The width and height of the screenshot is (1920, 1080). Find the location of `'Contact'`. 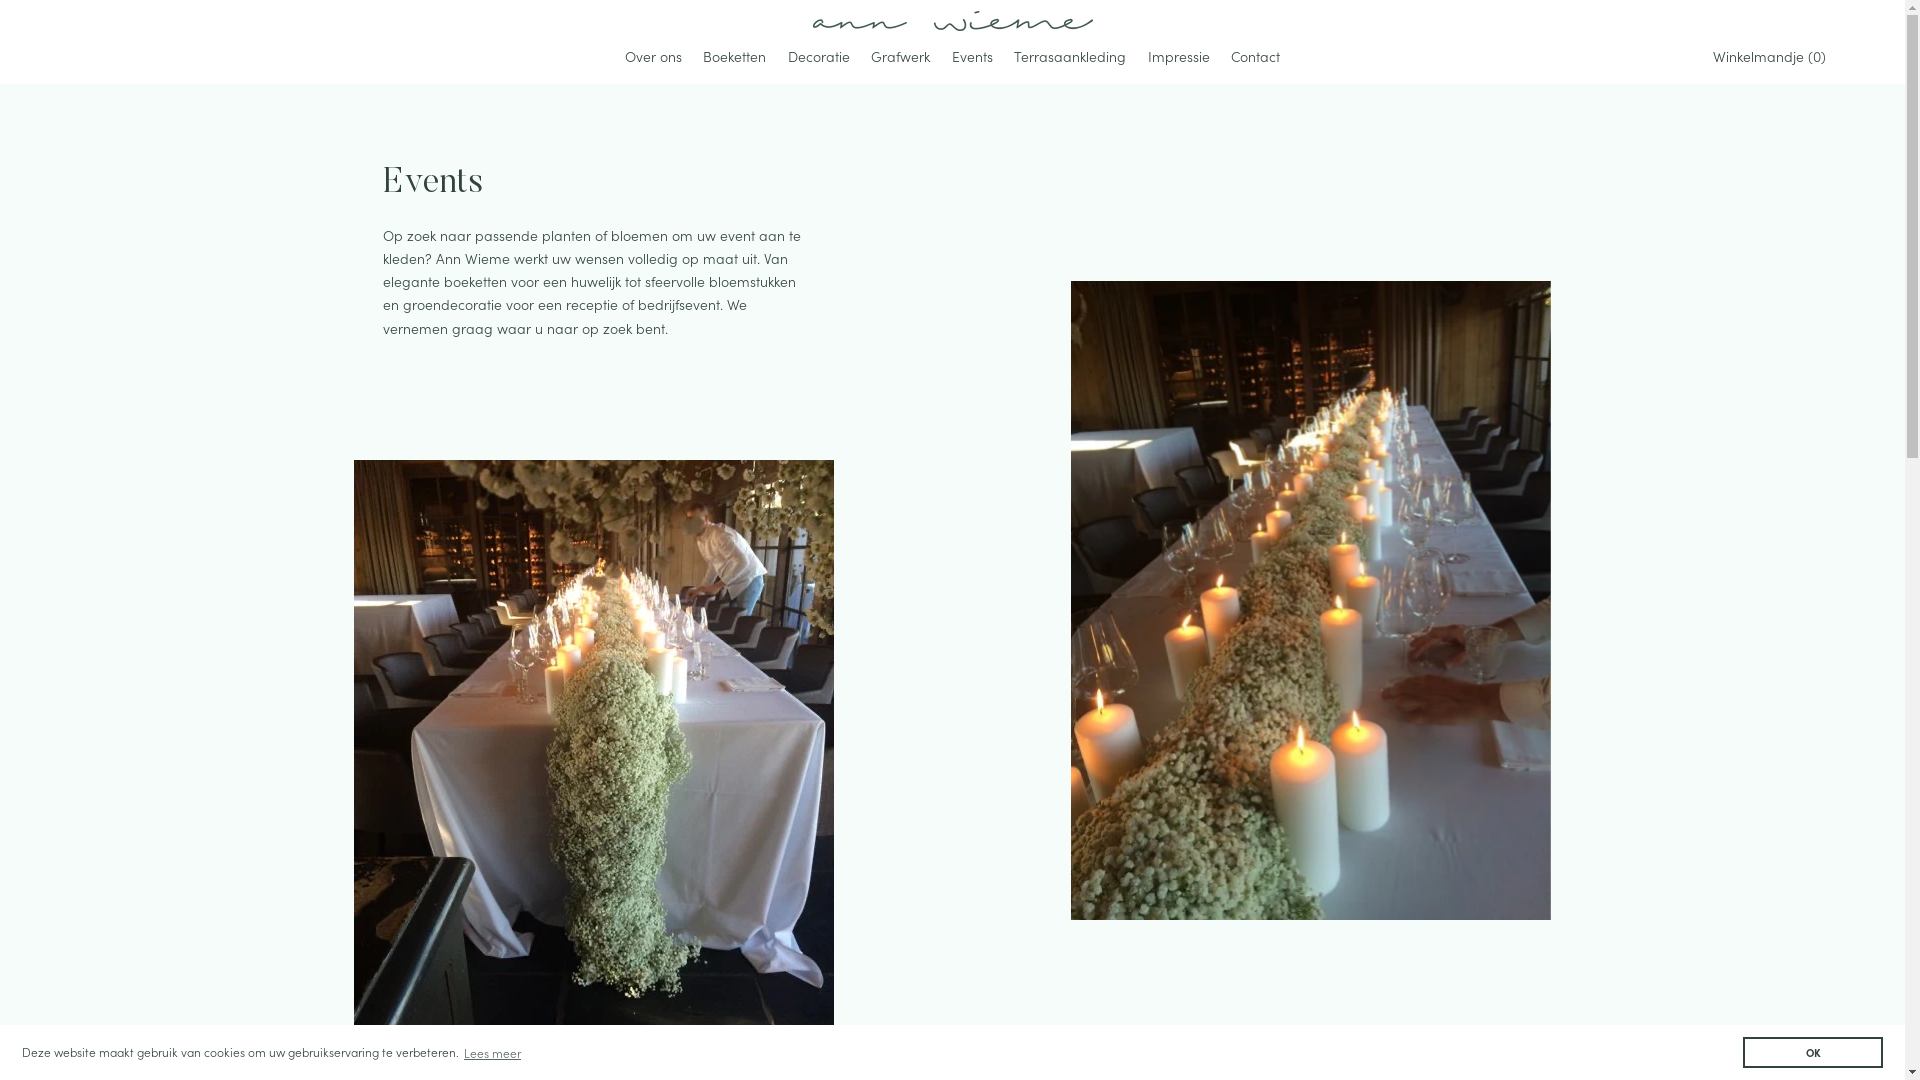

'Contact' is located at coordinates (1254, 57).